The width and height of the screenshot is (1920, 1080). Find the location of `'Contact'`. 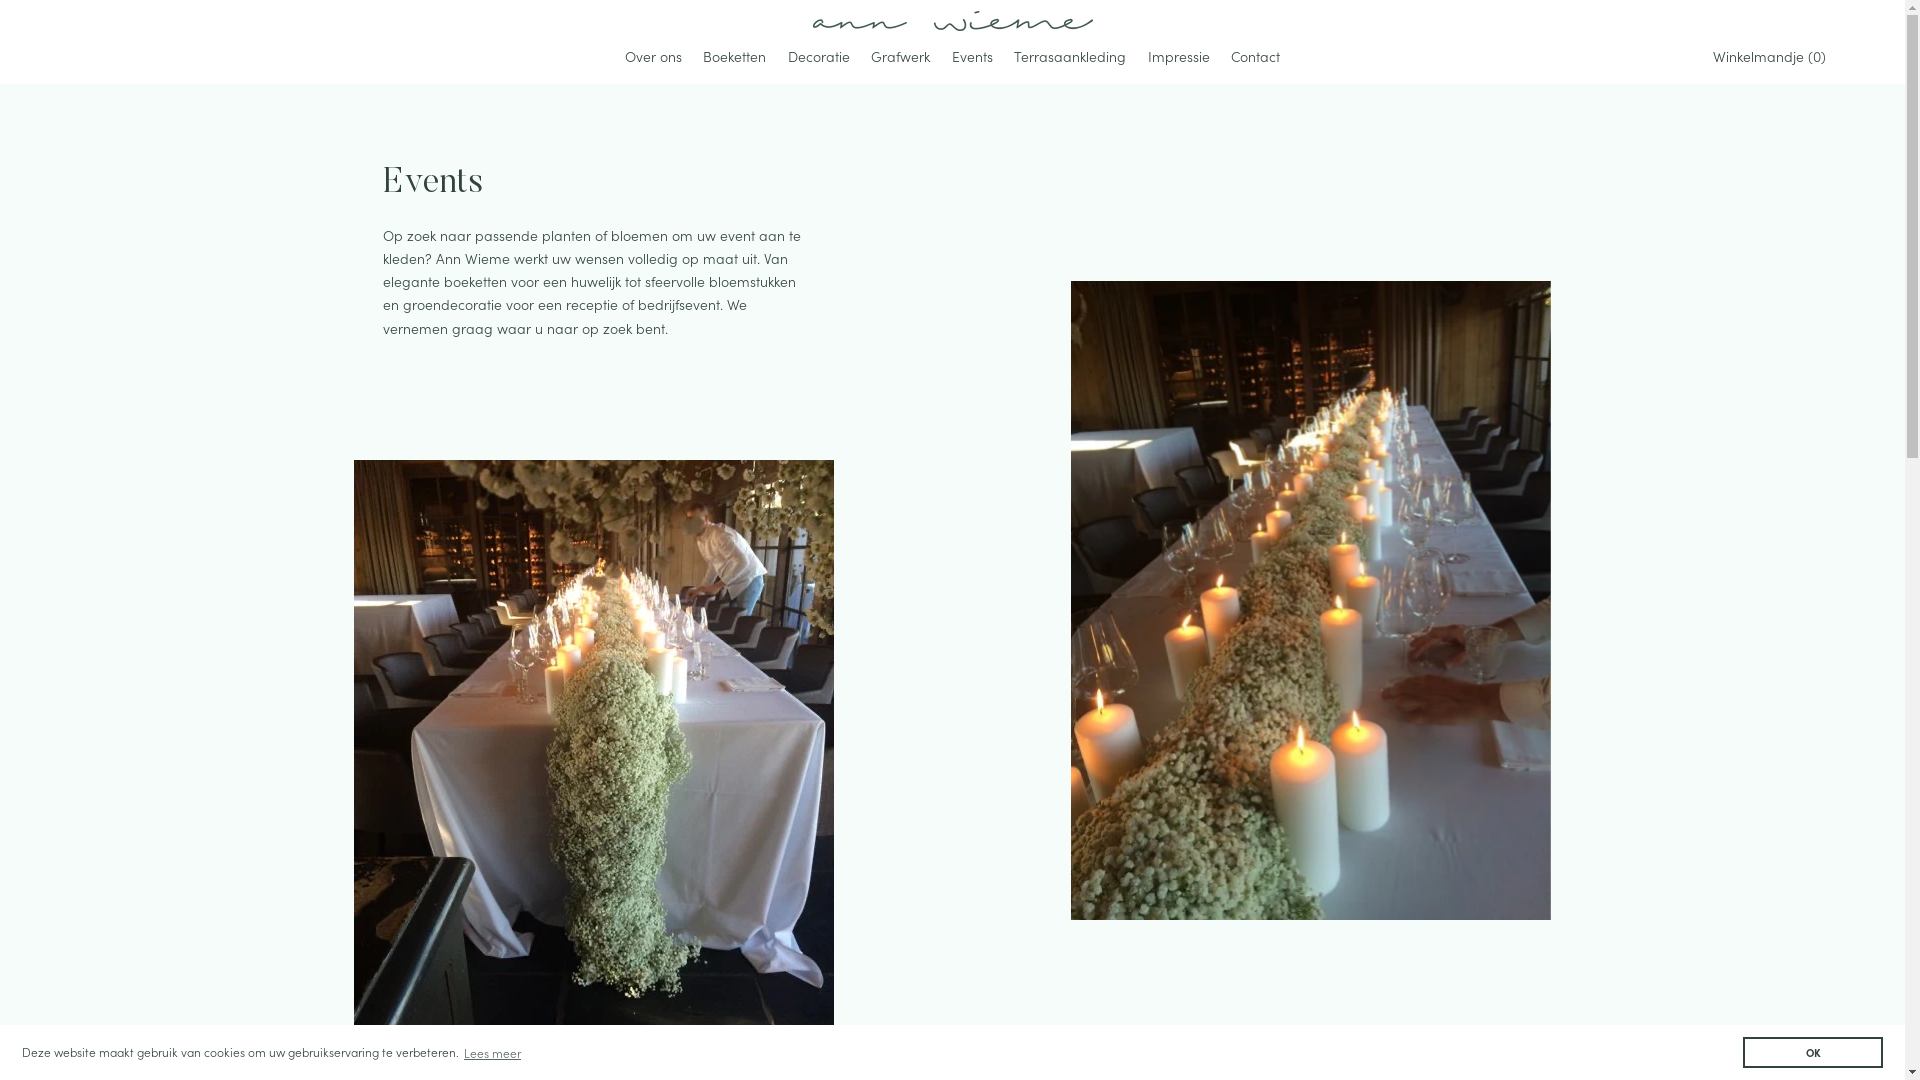

'Contact' is located at coordinates (1254, 57).